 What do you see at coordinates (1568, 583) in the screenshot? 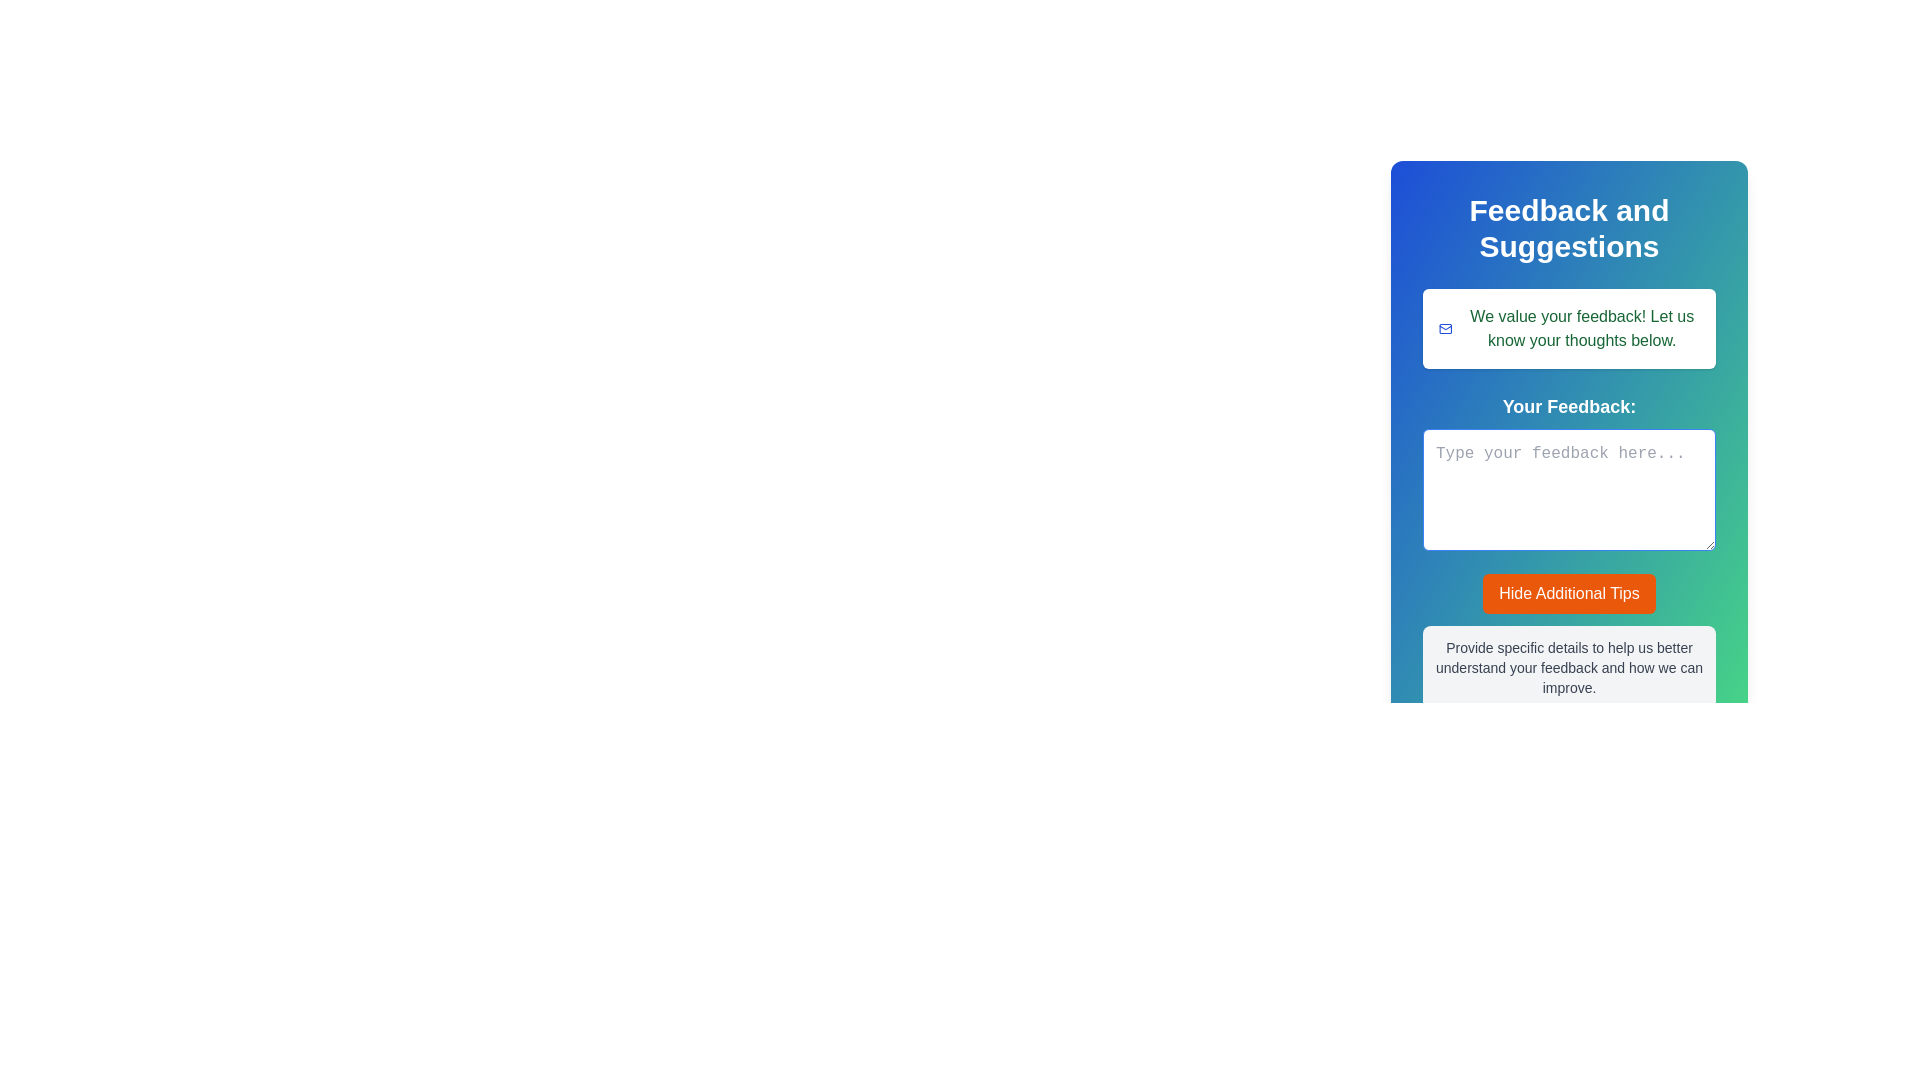
I see `the 'Hide Additional Tips' button, which is an orange button with white text located below the user feedback text area, to trigger potential visual feedback` at bounding box center [1568, 583].